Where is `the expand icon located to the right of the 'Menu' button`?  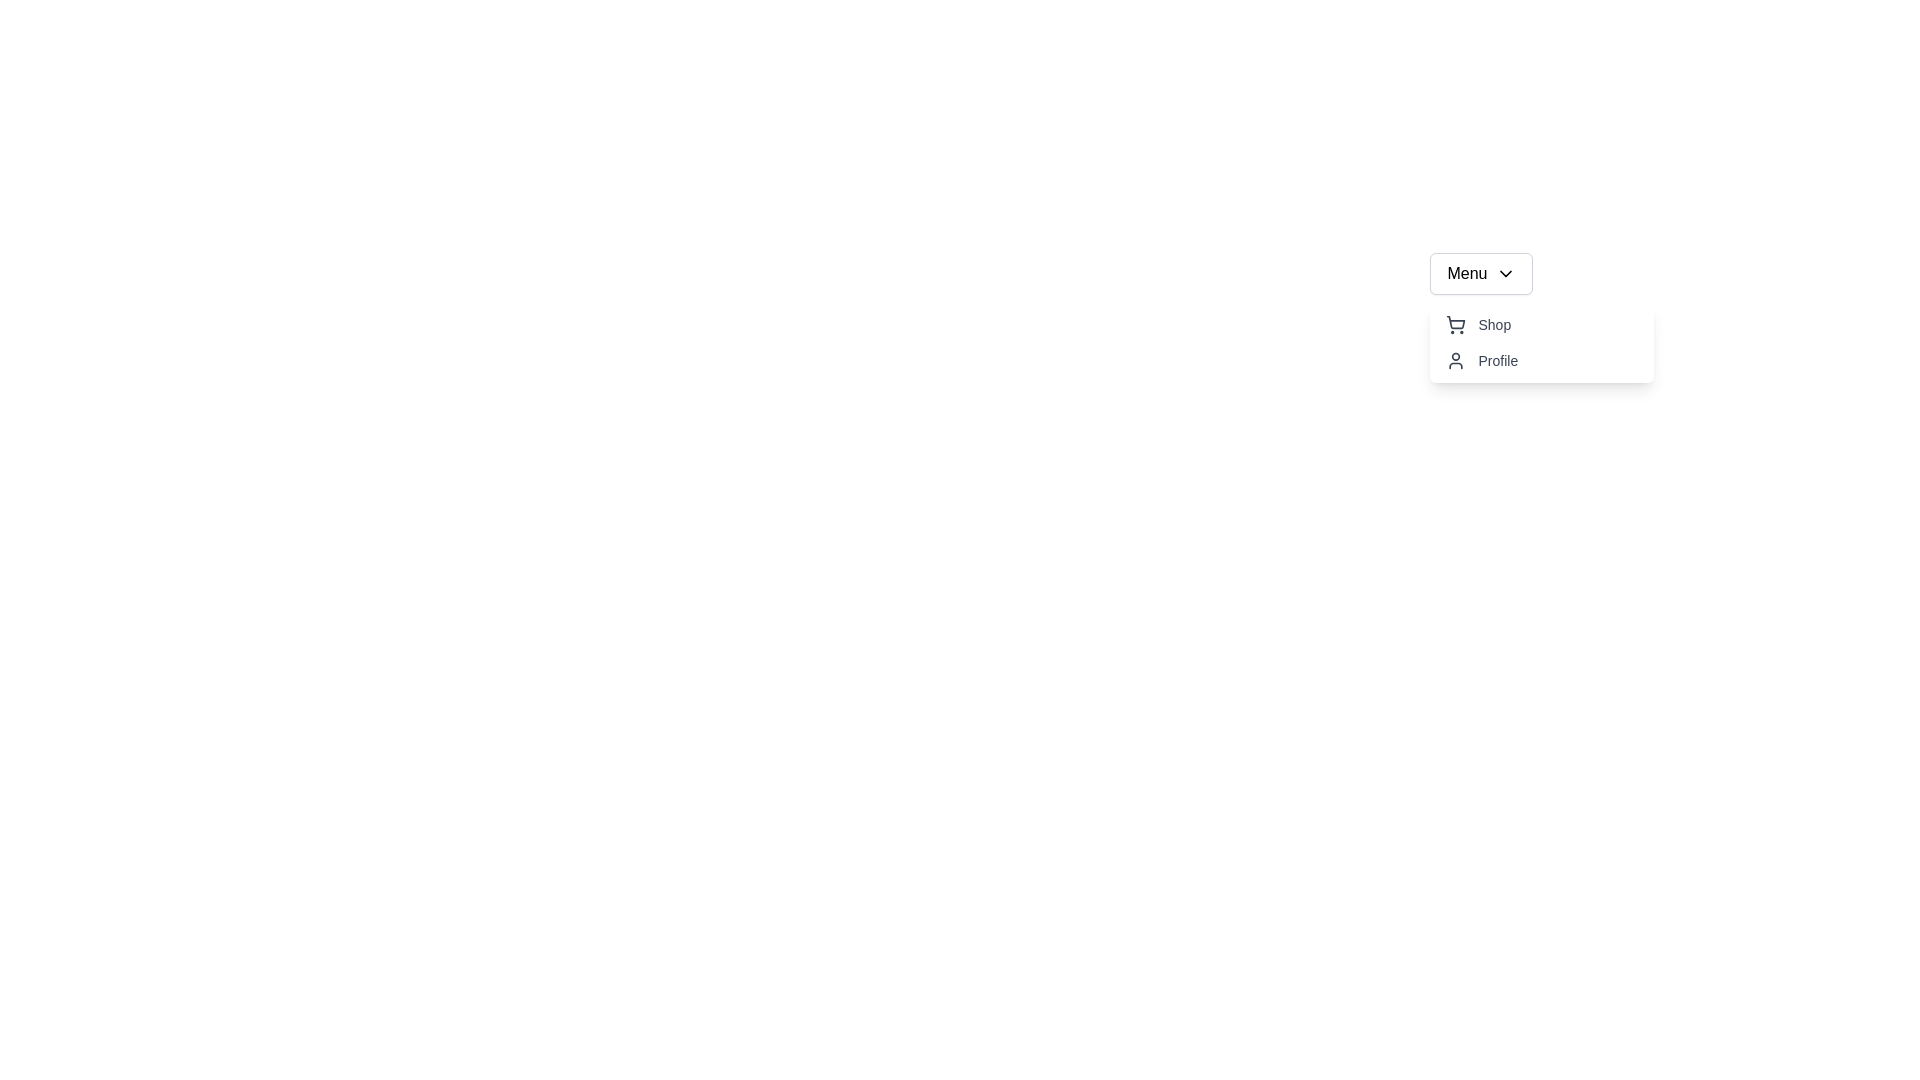 the expand icon located to the right of the 'Menu' button is located at coordinates (1505, 273).